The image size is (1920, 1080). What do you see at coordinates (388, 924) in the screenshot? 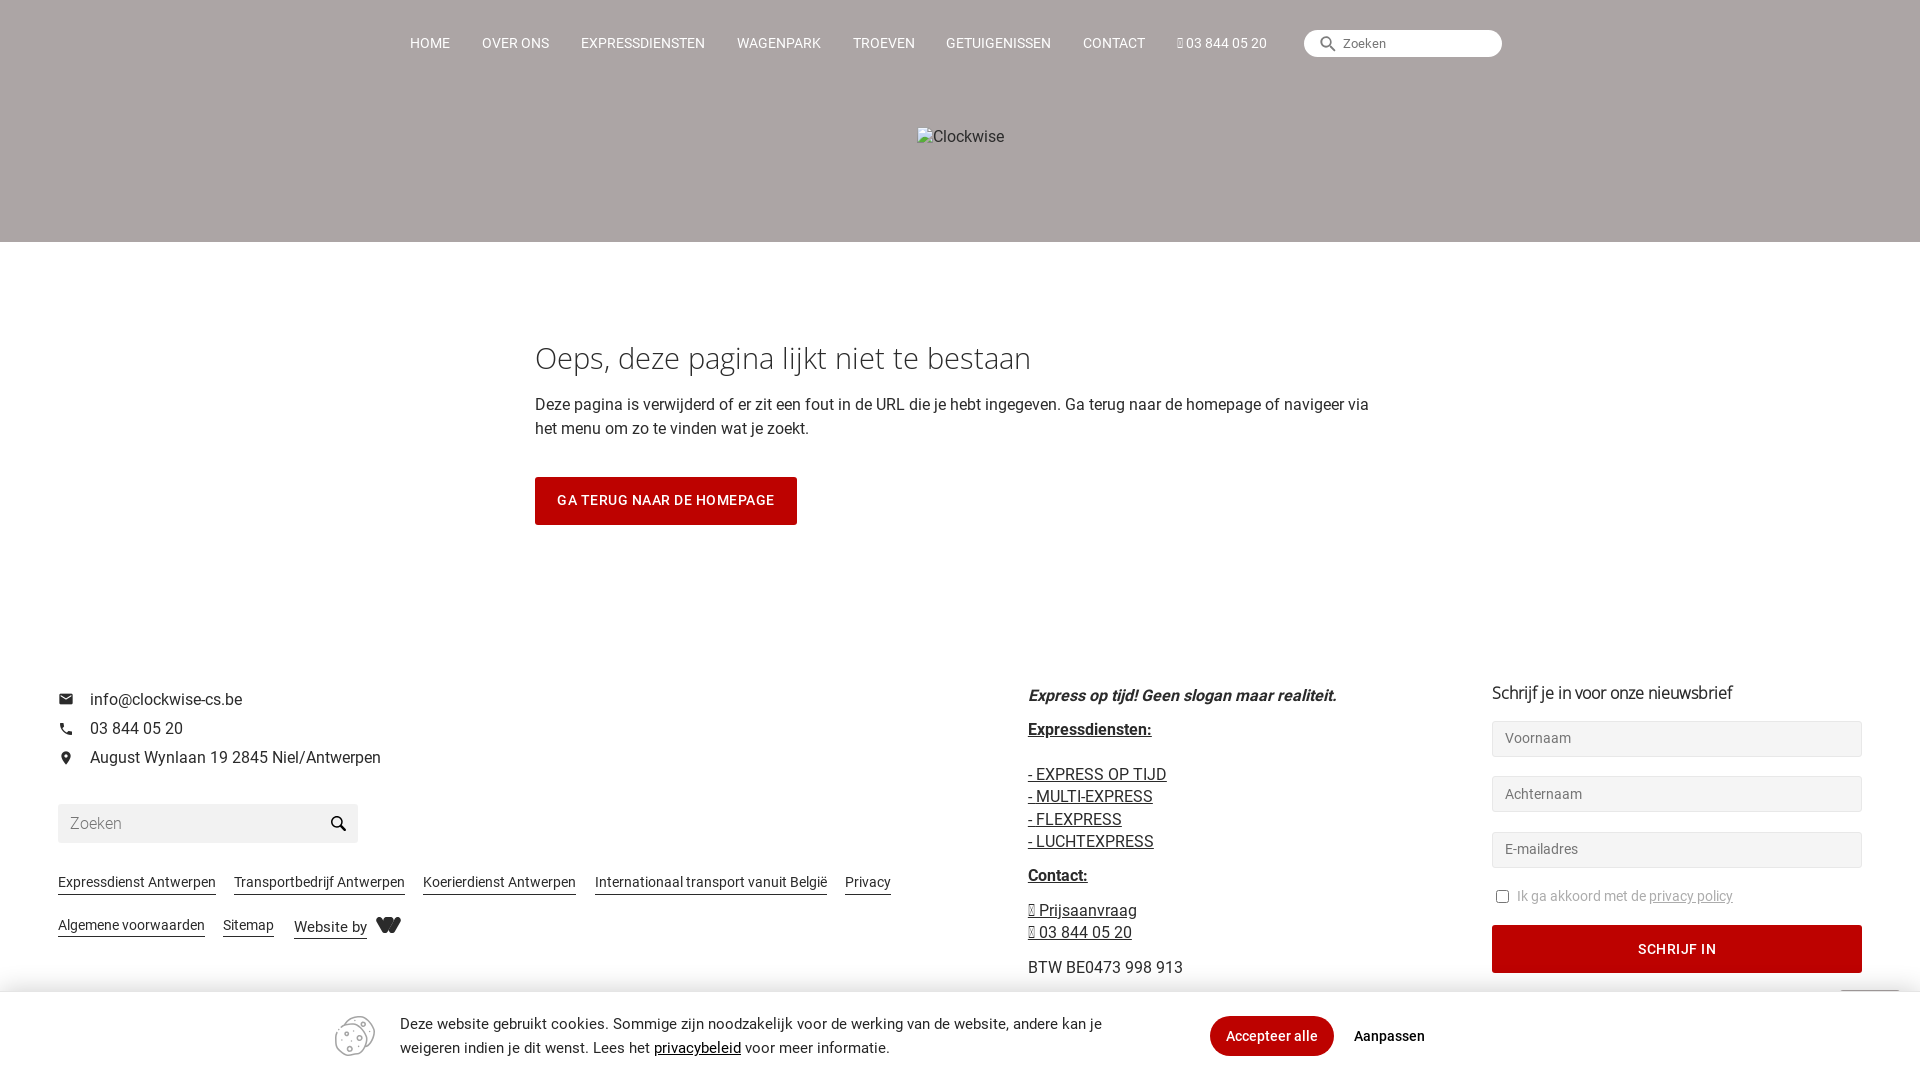
I see `'Webhero'` at bounding box center [388, 924].